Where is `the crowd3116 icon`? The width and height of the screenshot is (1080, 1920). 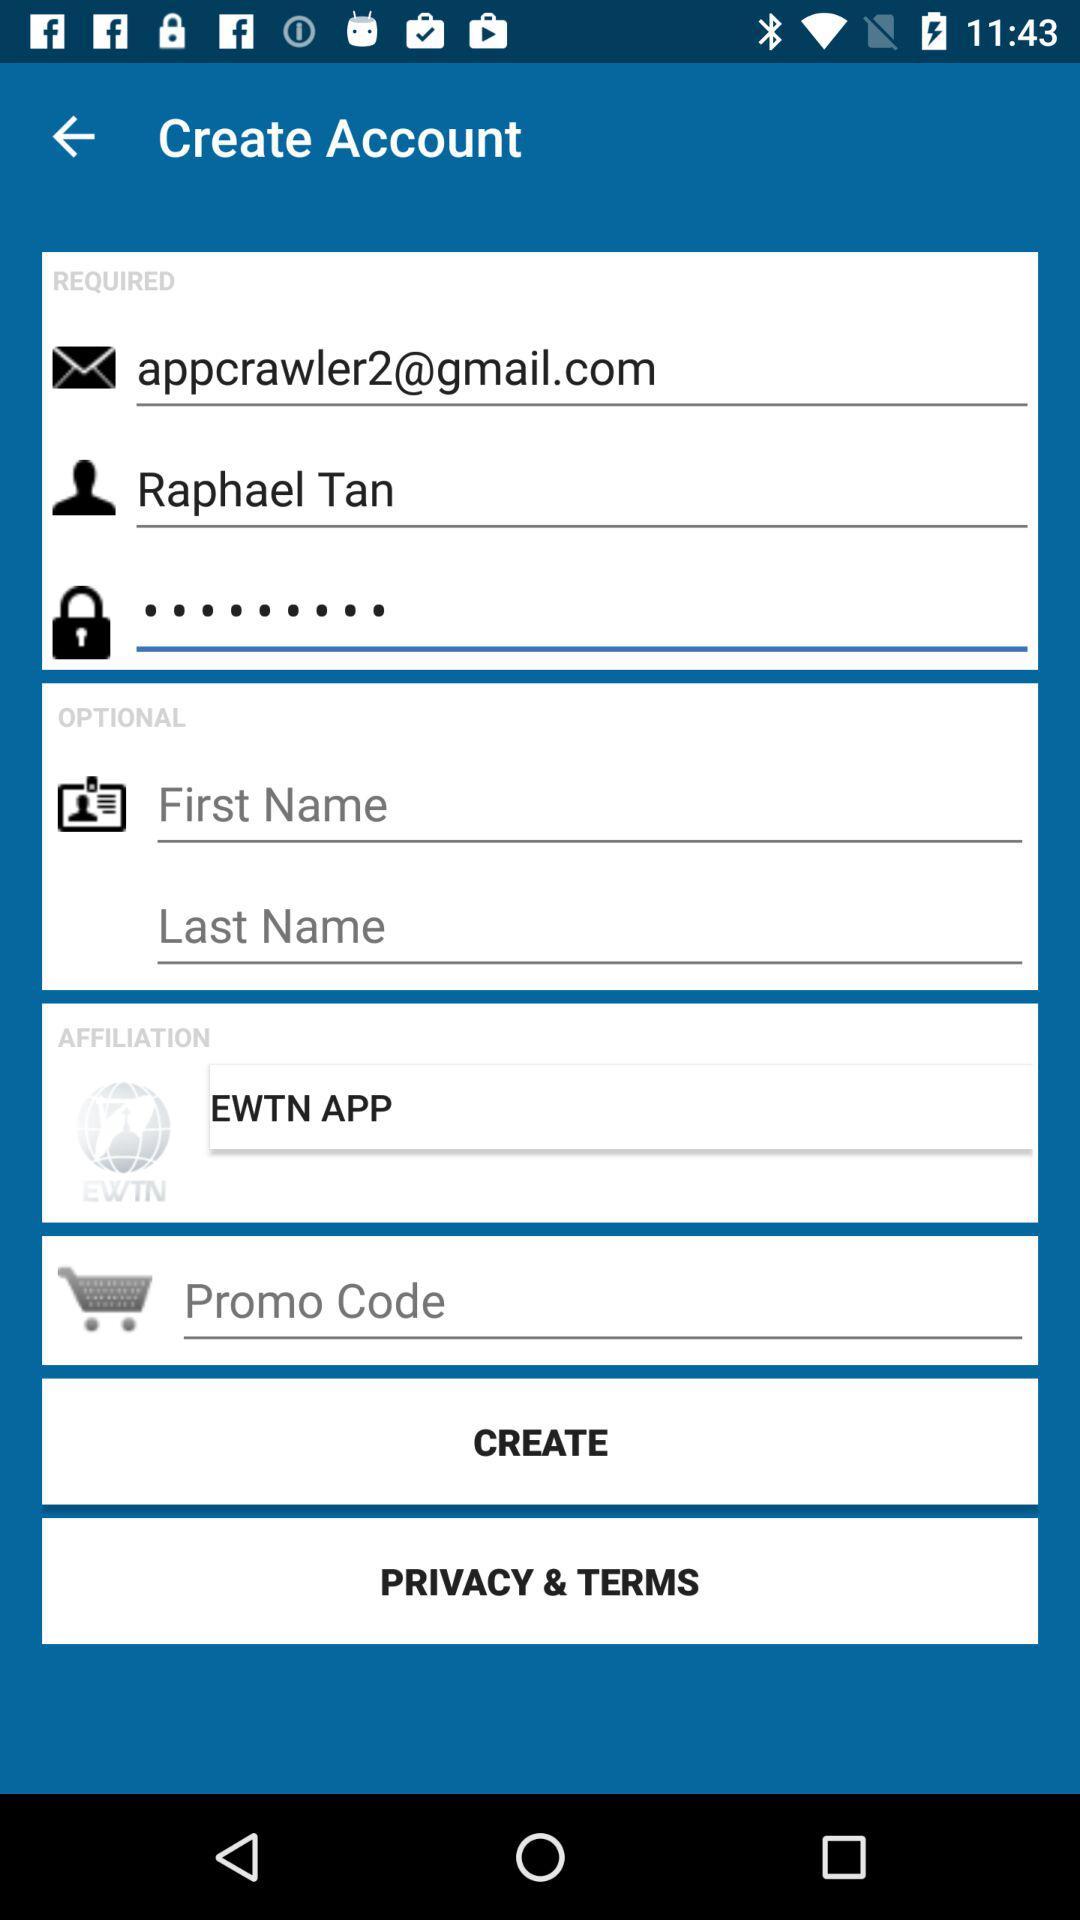 the crowd3116 icon is located at coordinates (582, 609).